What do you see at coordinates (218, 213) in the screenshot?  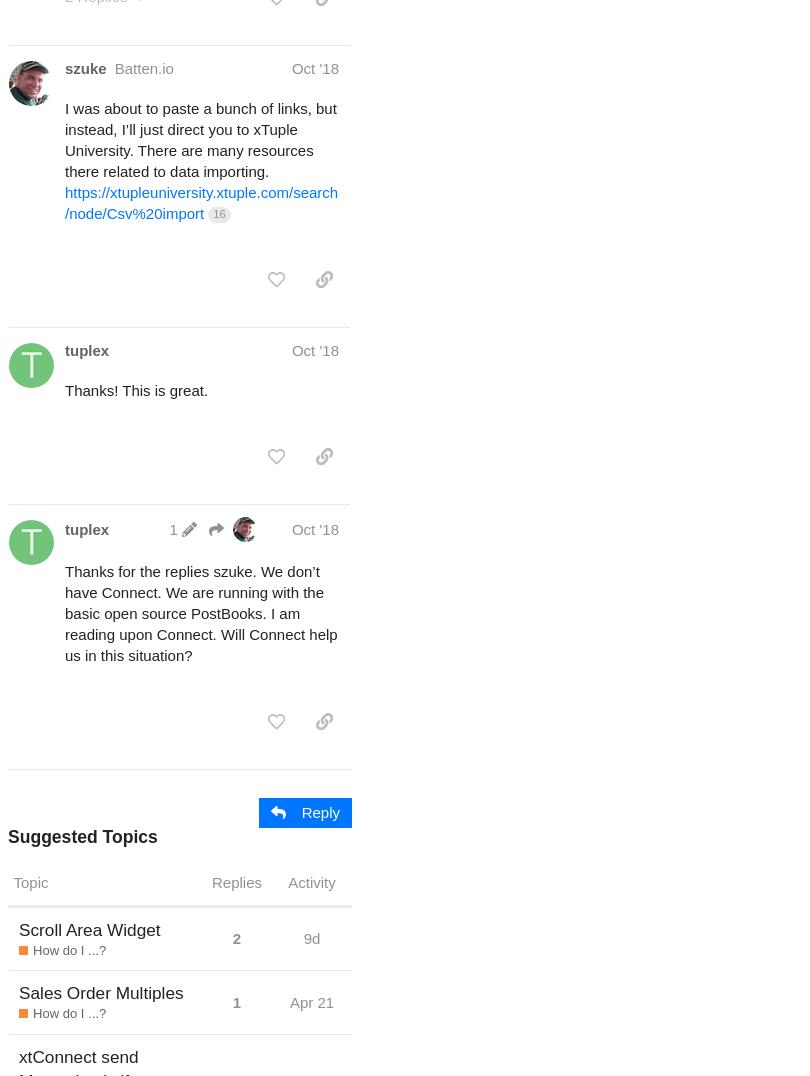 I see `'16'` at bounding box center [218, 213].